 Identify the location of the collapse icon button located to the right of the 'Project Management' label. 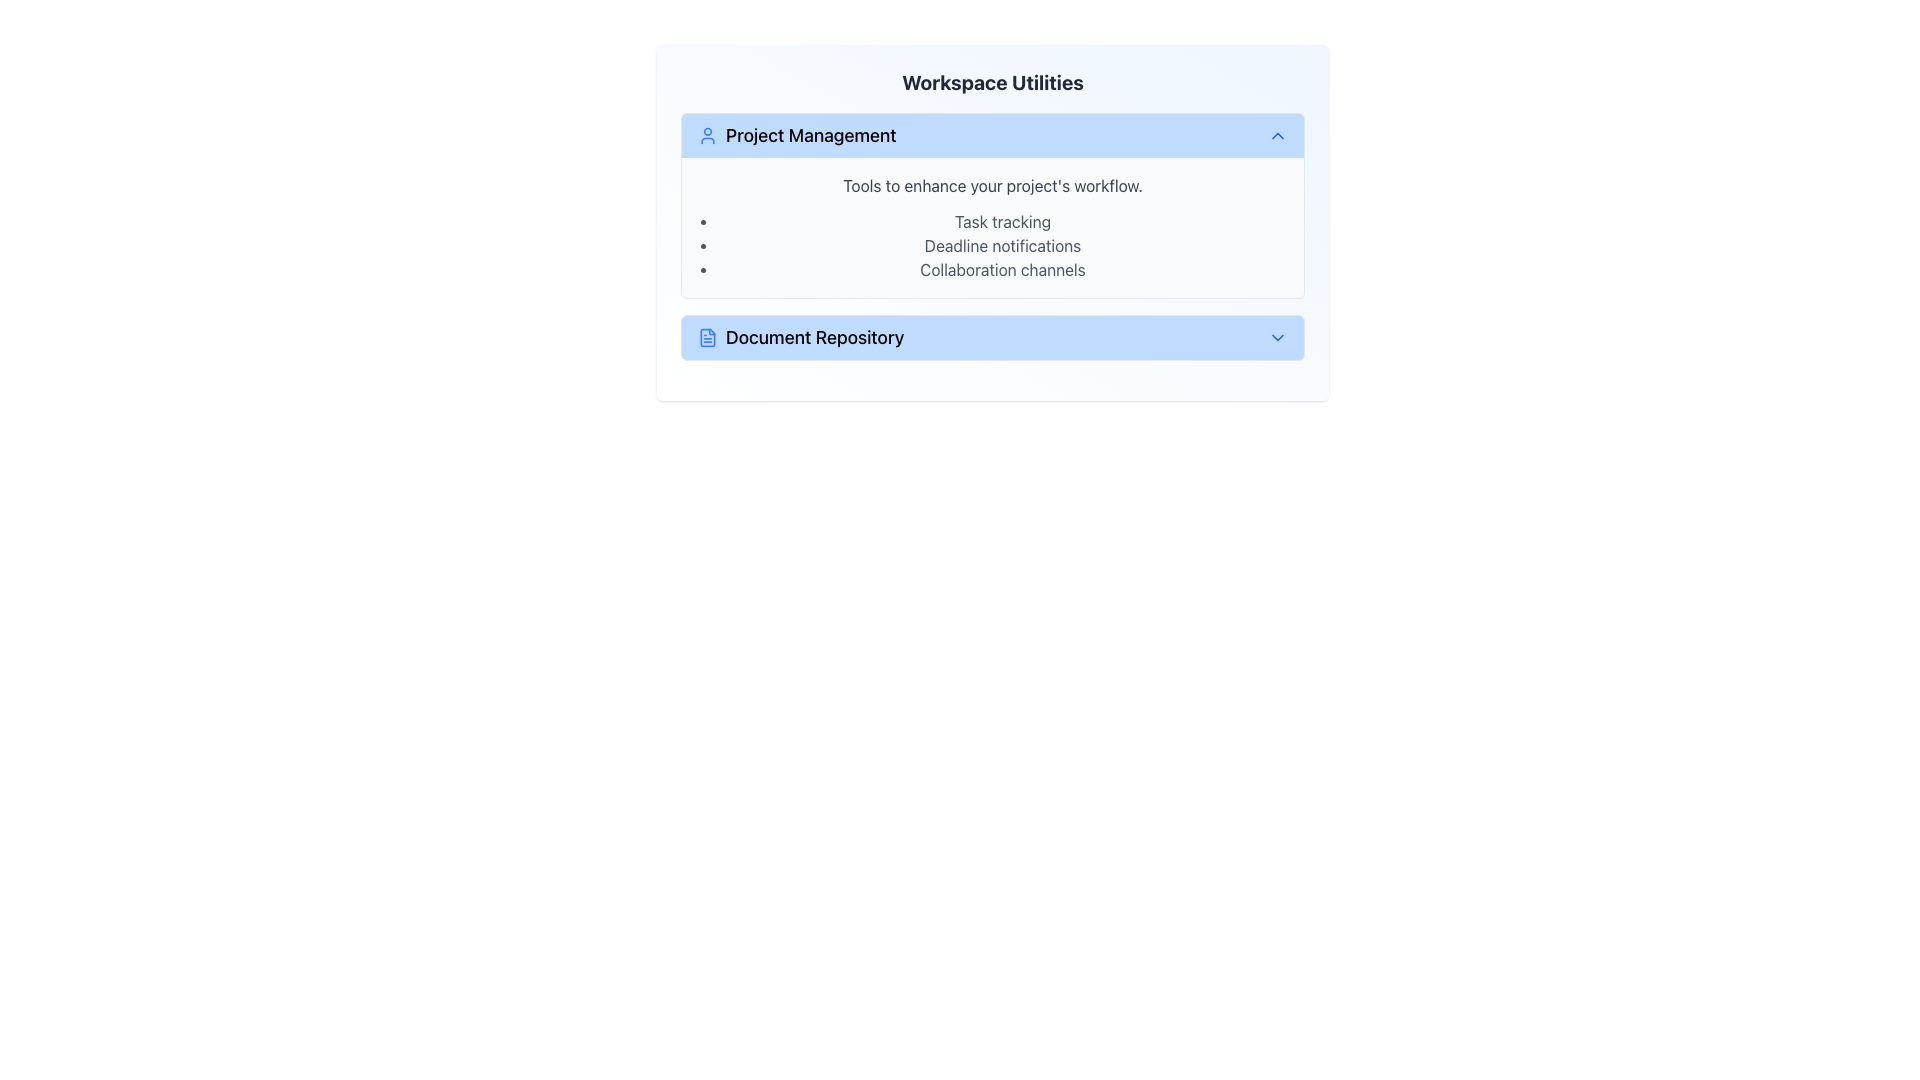
(1276, 135).